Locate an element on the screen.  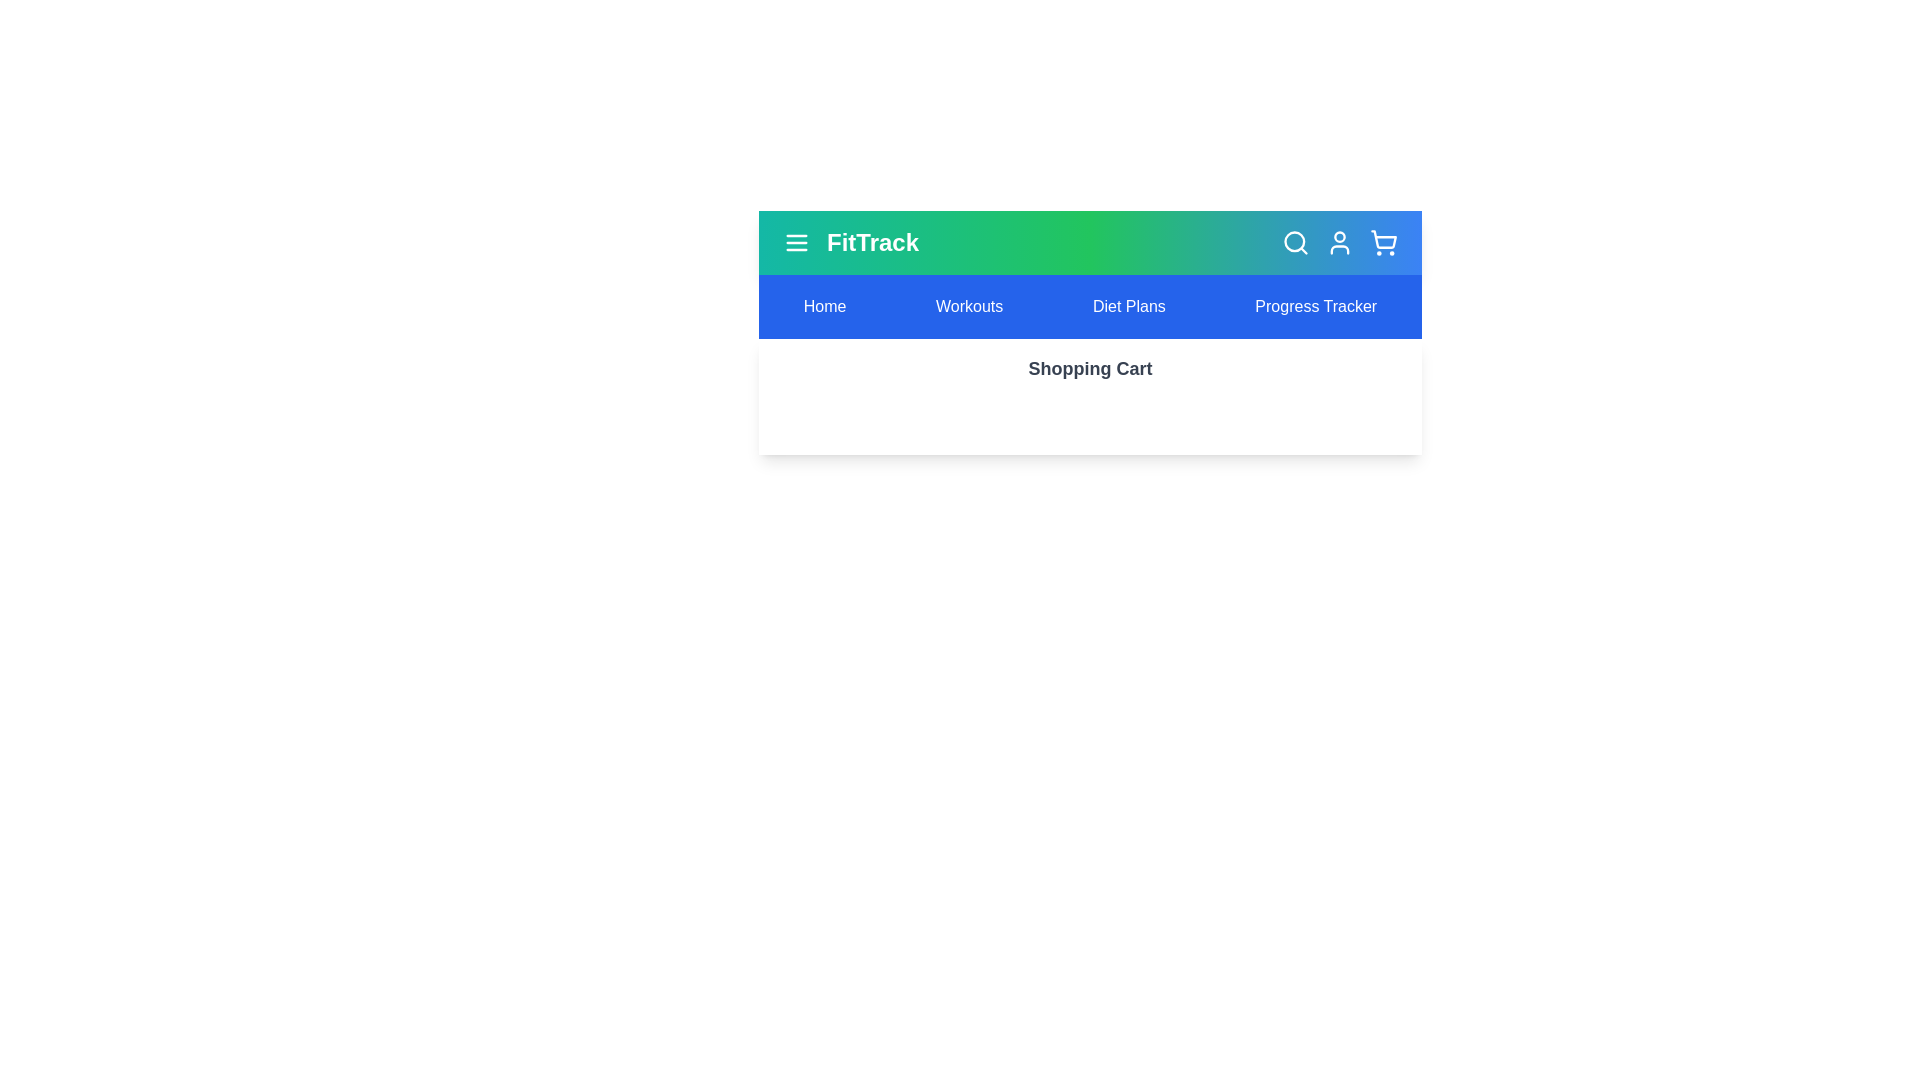
the shopping_cart icon to trigger its visual feedback is located at coordinates (1382, 242).